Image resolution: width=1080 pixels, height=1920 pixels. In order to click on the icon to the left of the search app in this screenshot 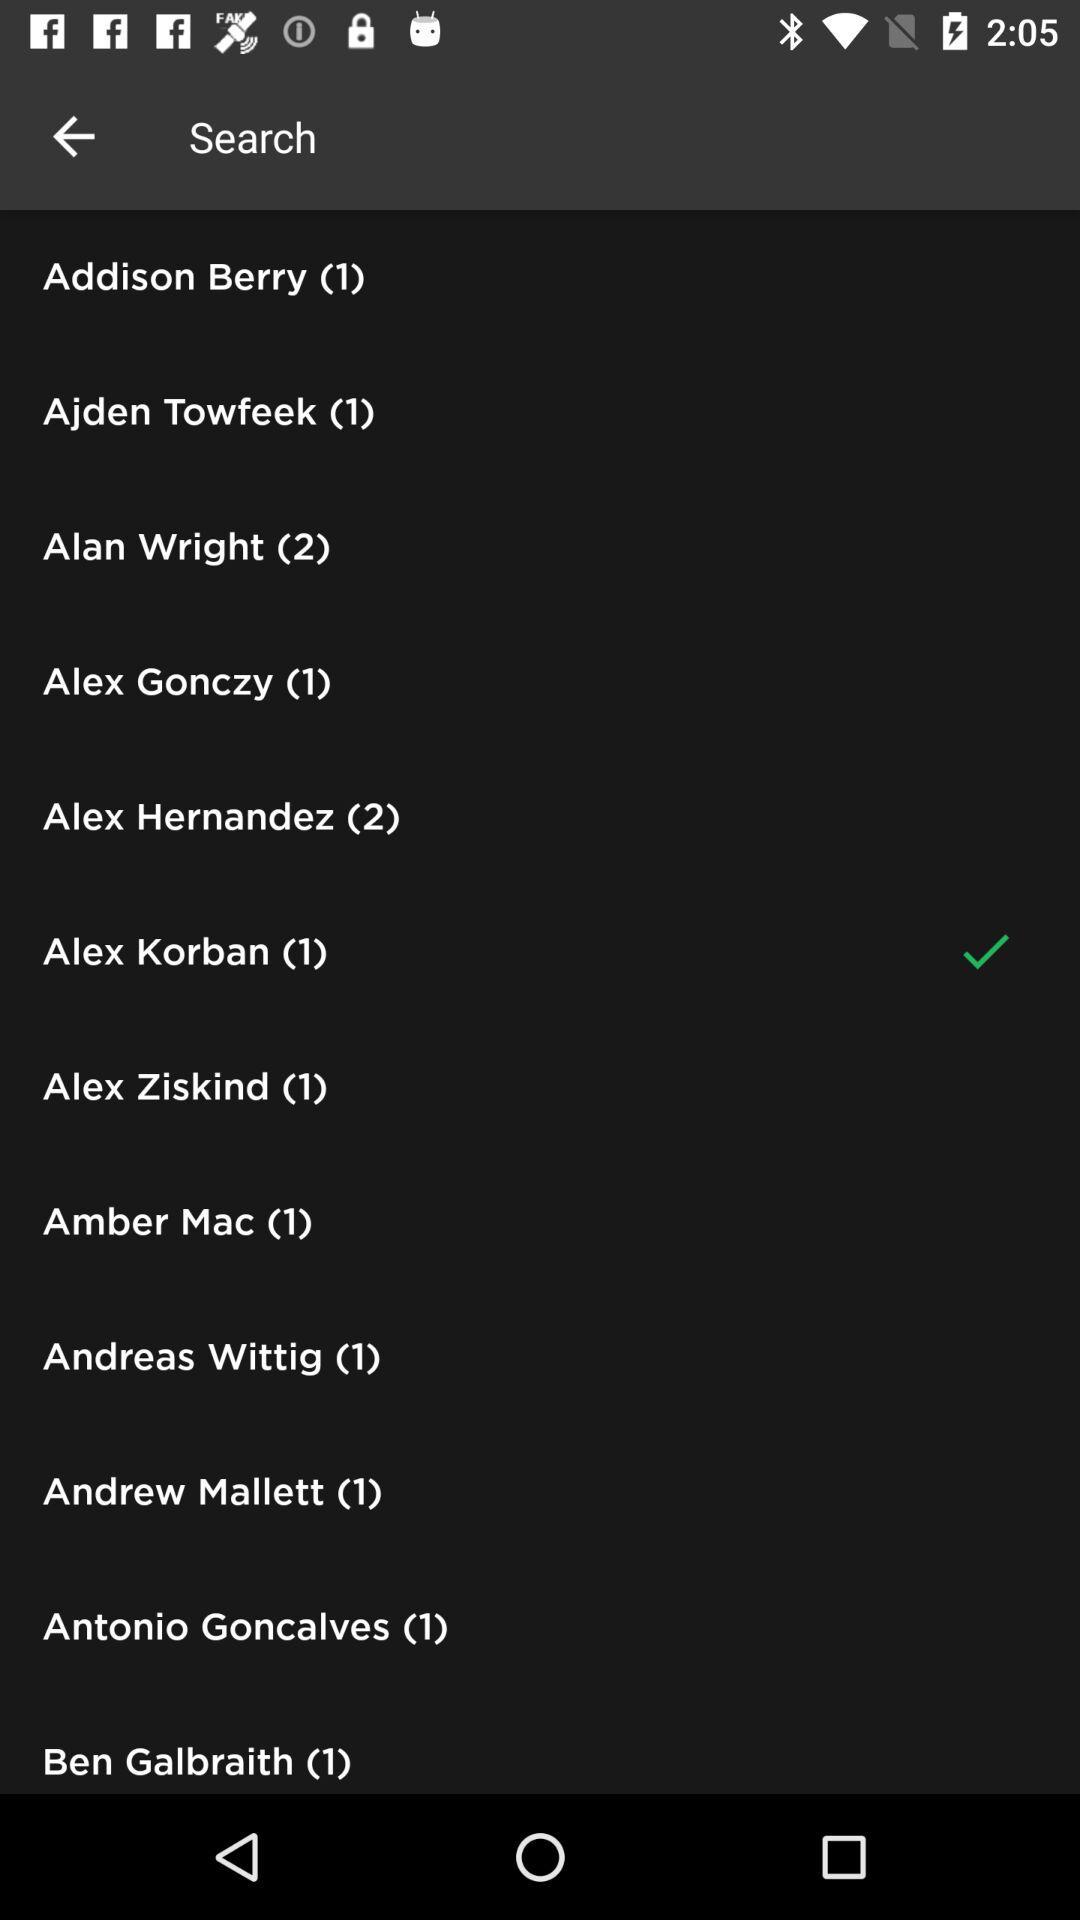, I will do `click(72, 135)`.